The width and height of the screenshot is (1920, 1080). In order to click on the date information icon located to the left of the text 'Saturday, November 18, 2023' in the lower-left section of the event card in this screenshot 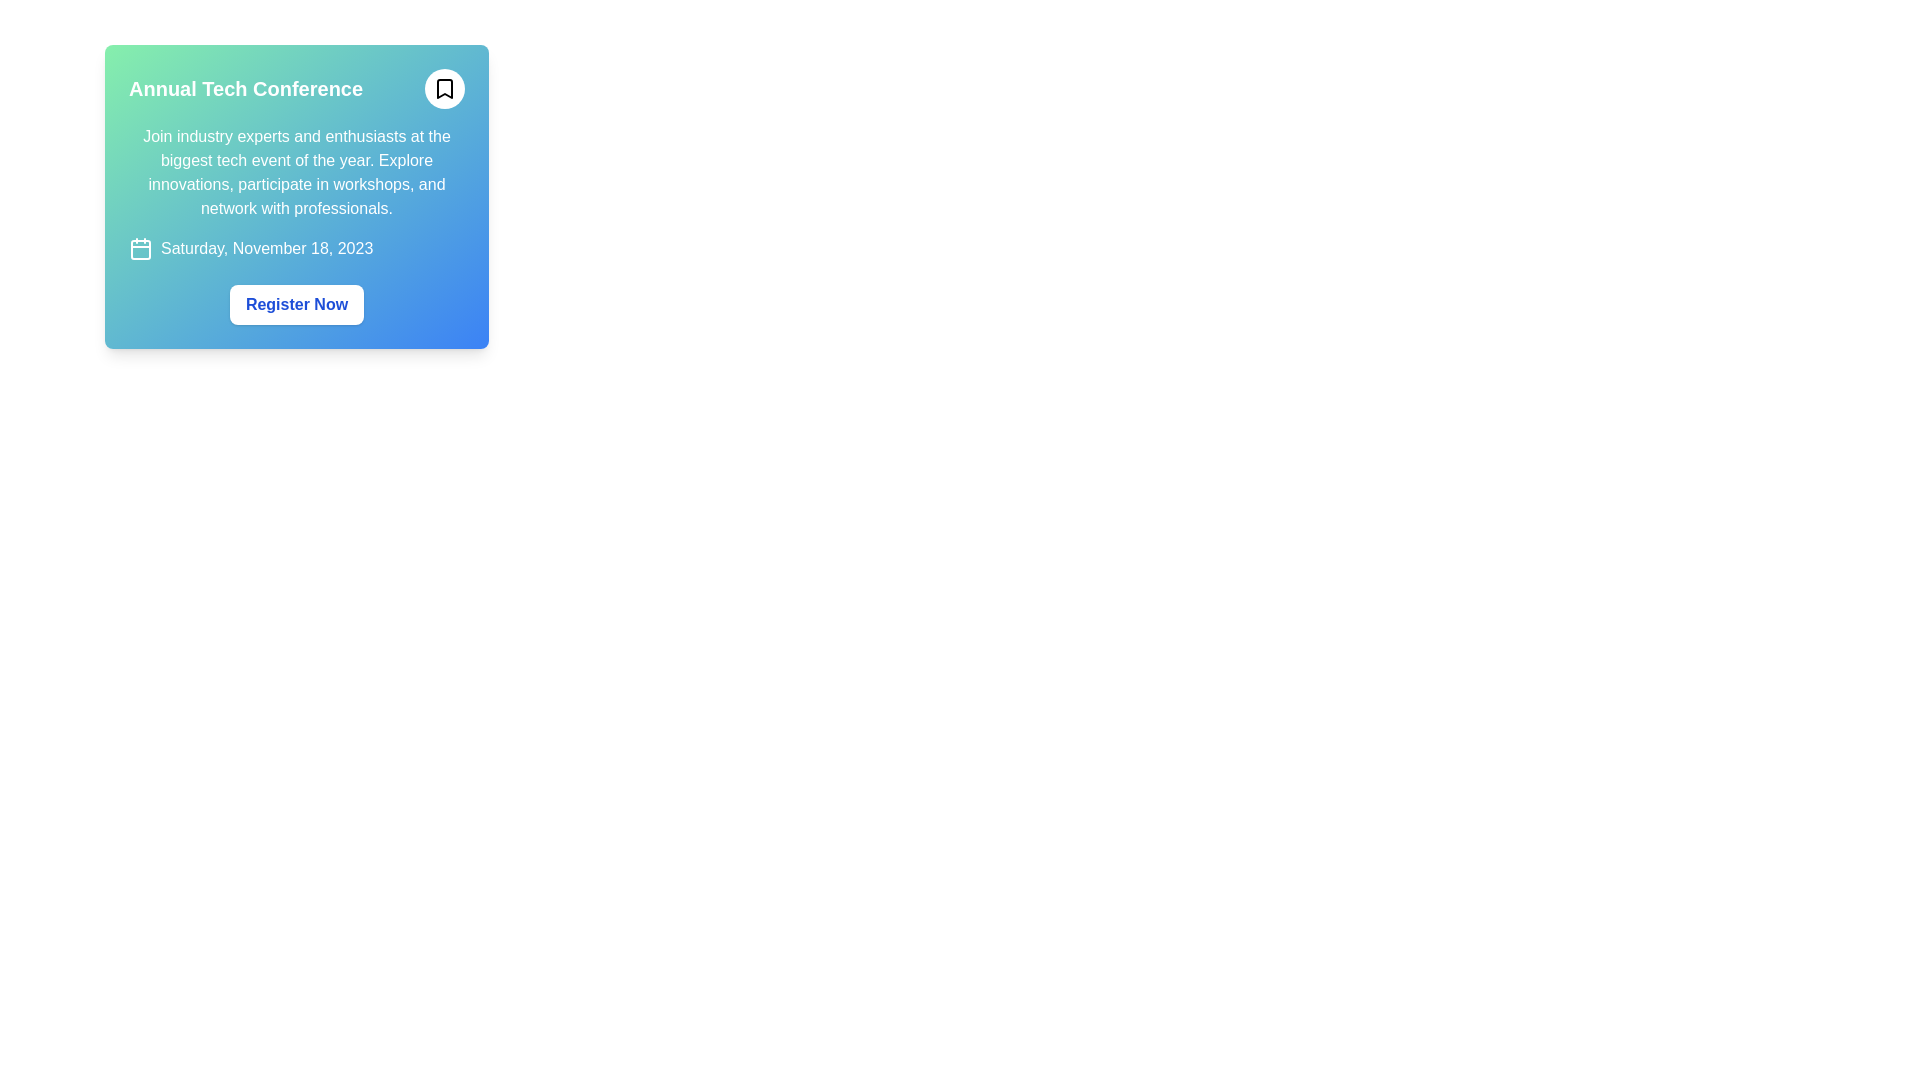, I will do `click(139, 248)`.